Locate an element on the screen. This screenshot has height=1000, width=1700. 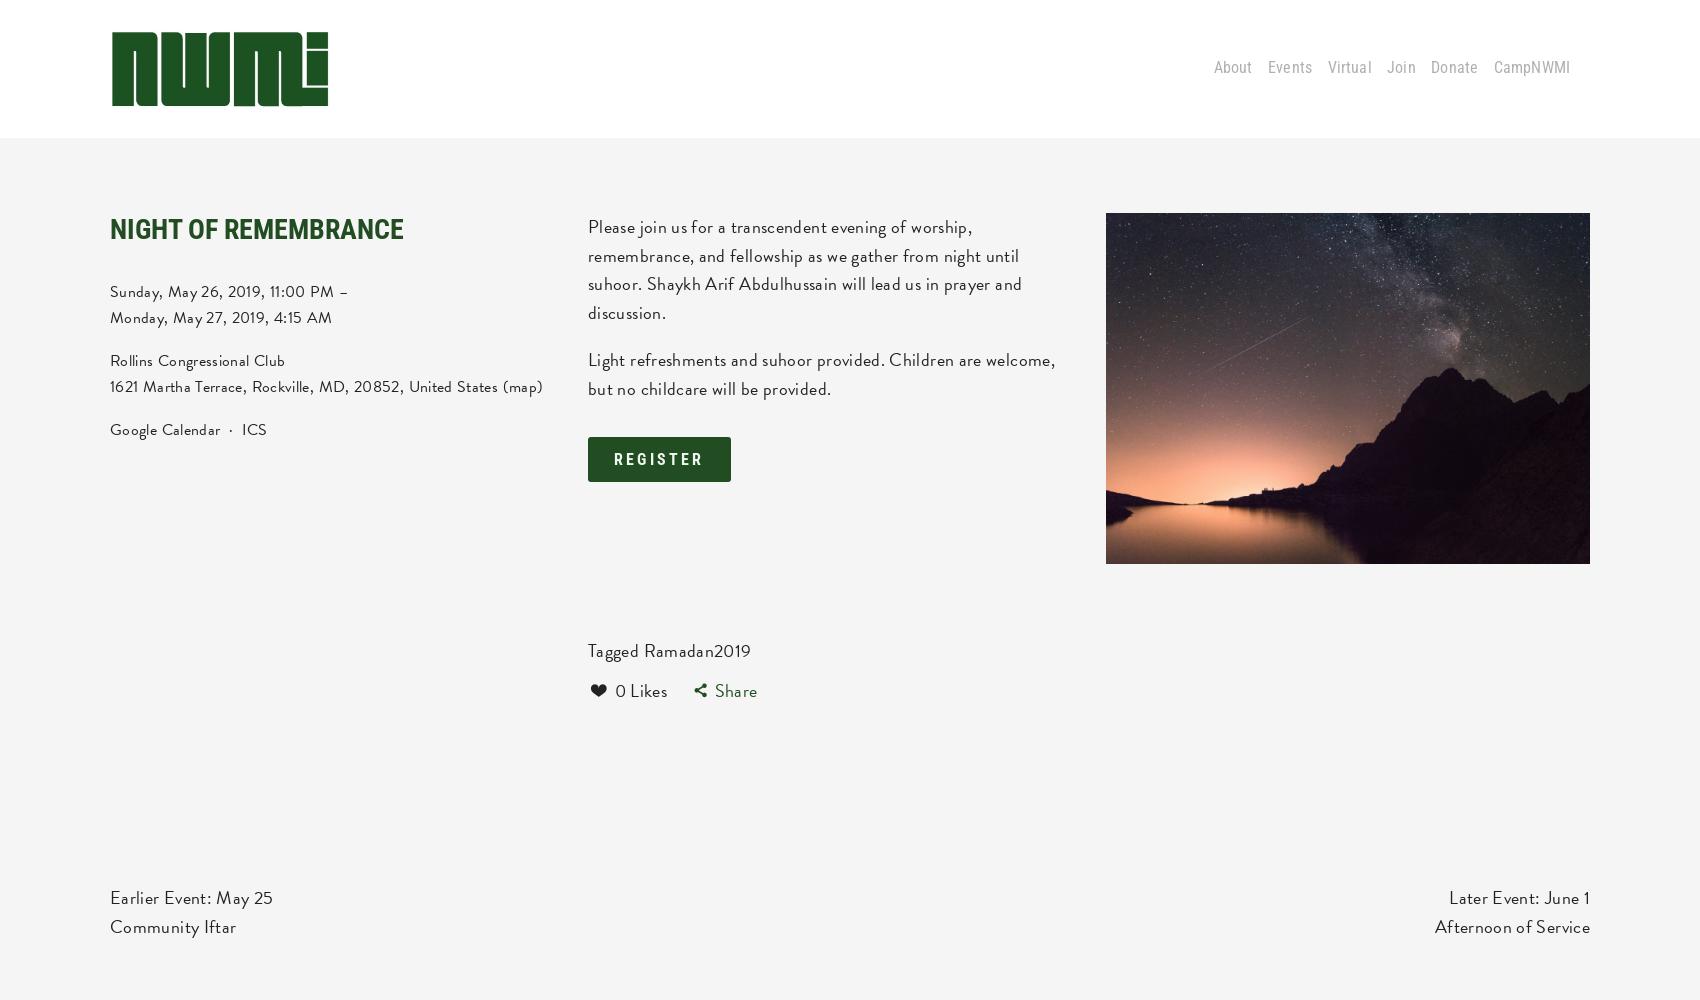
'Rockville, MD, 20852' is located at coordinates (324, 387).